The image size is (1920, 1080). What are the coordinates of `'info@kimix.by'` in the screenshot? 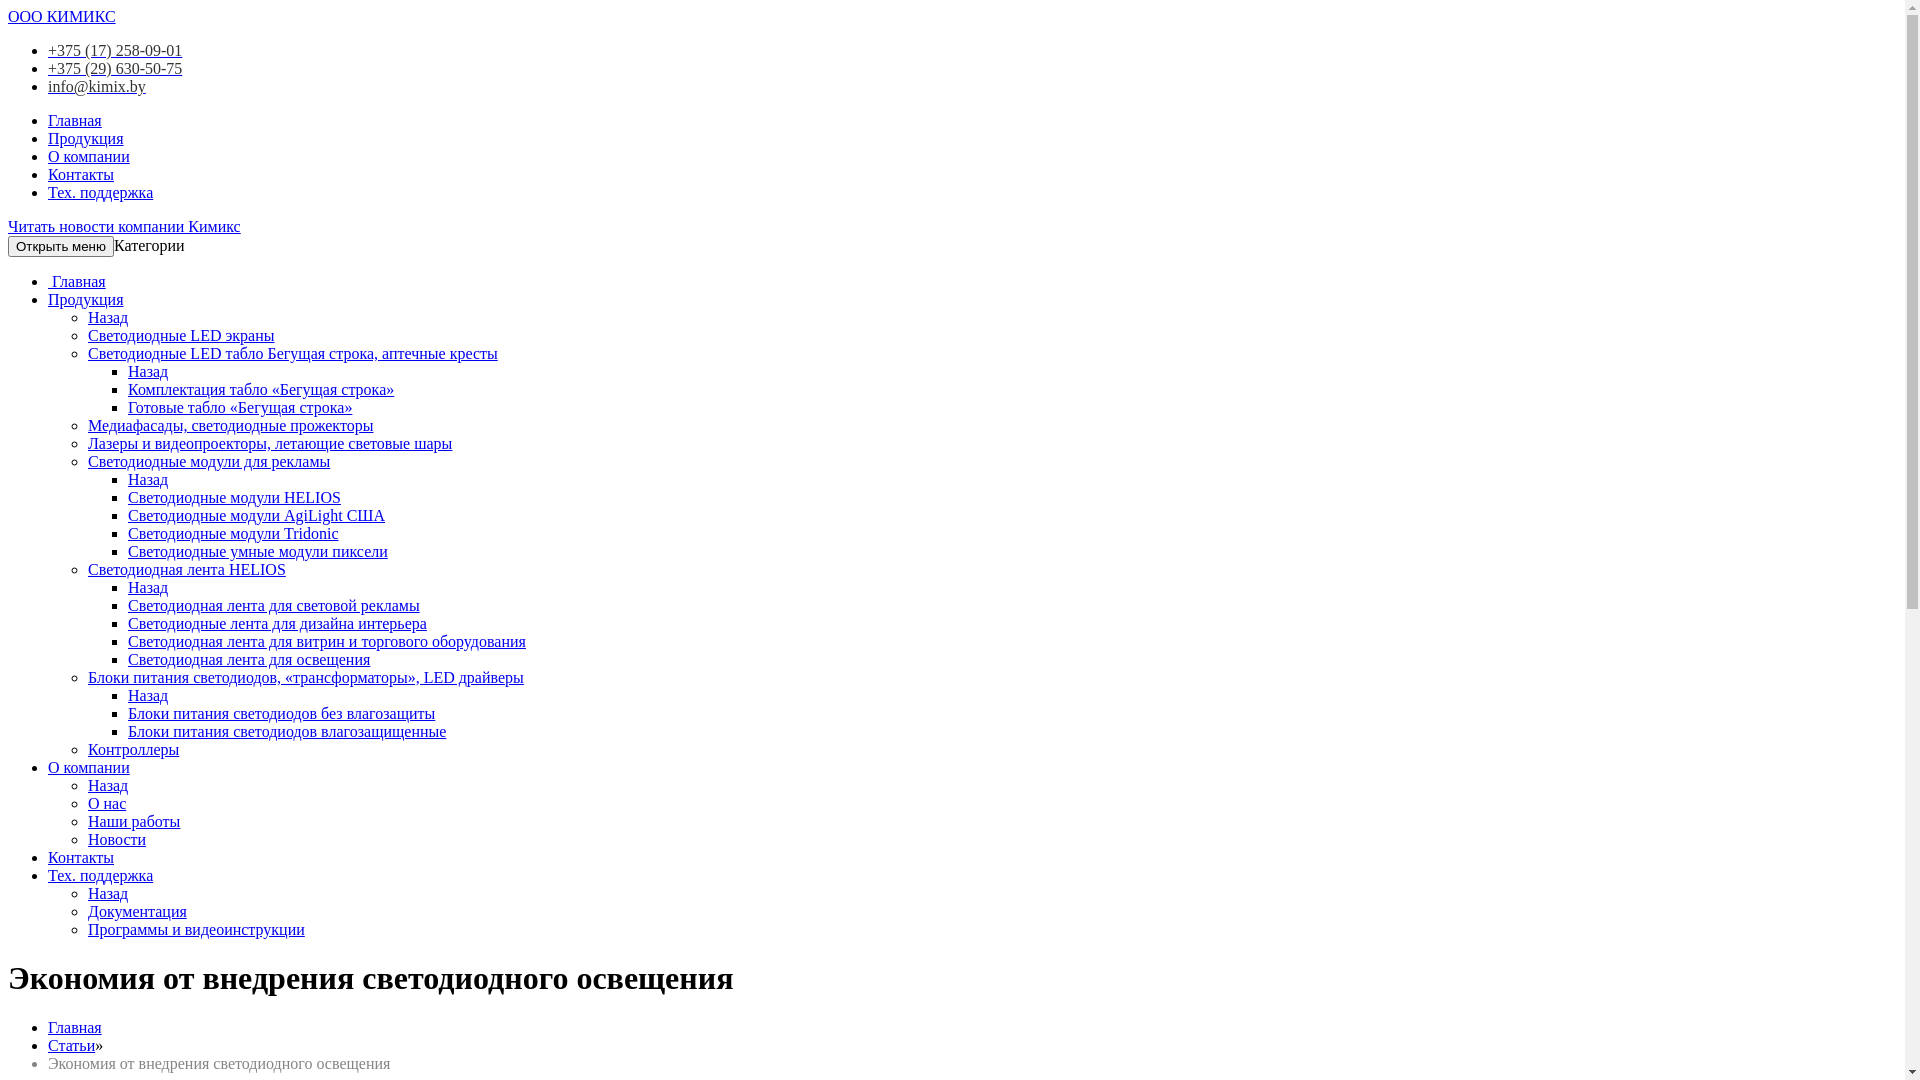 It's located at (95, 85).